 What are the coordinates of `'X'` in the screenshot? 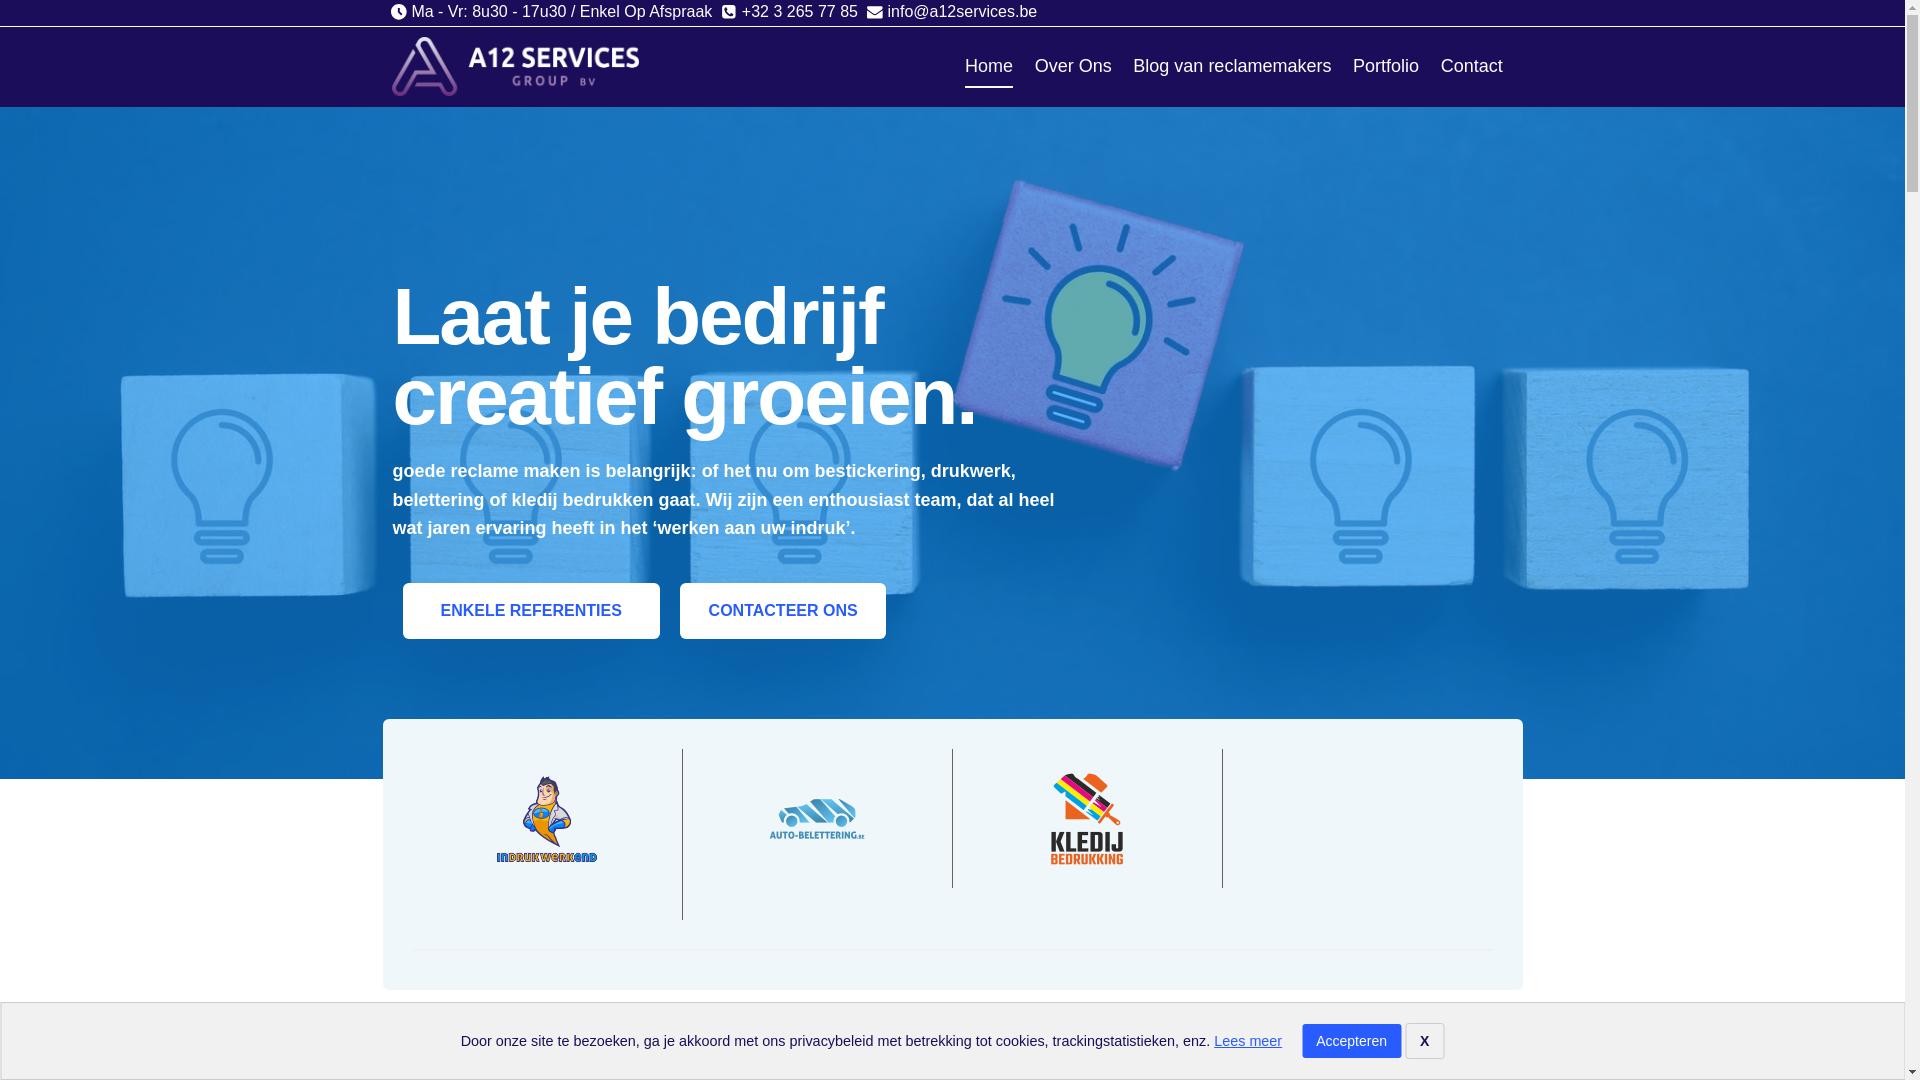 It's located at (1423, 1040).